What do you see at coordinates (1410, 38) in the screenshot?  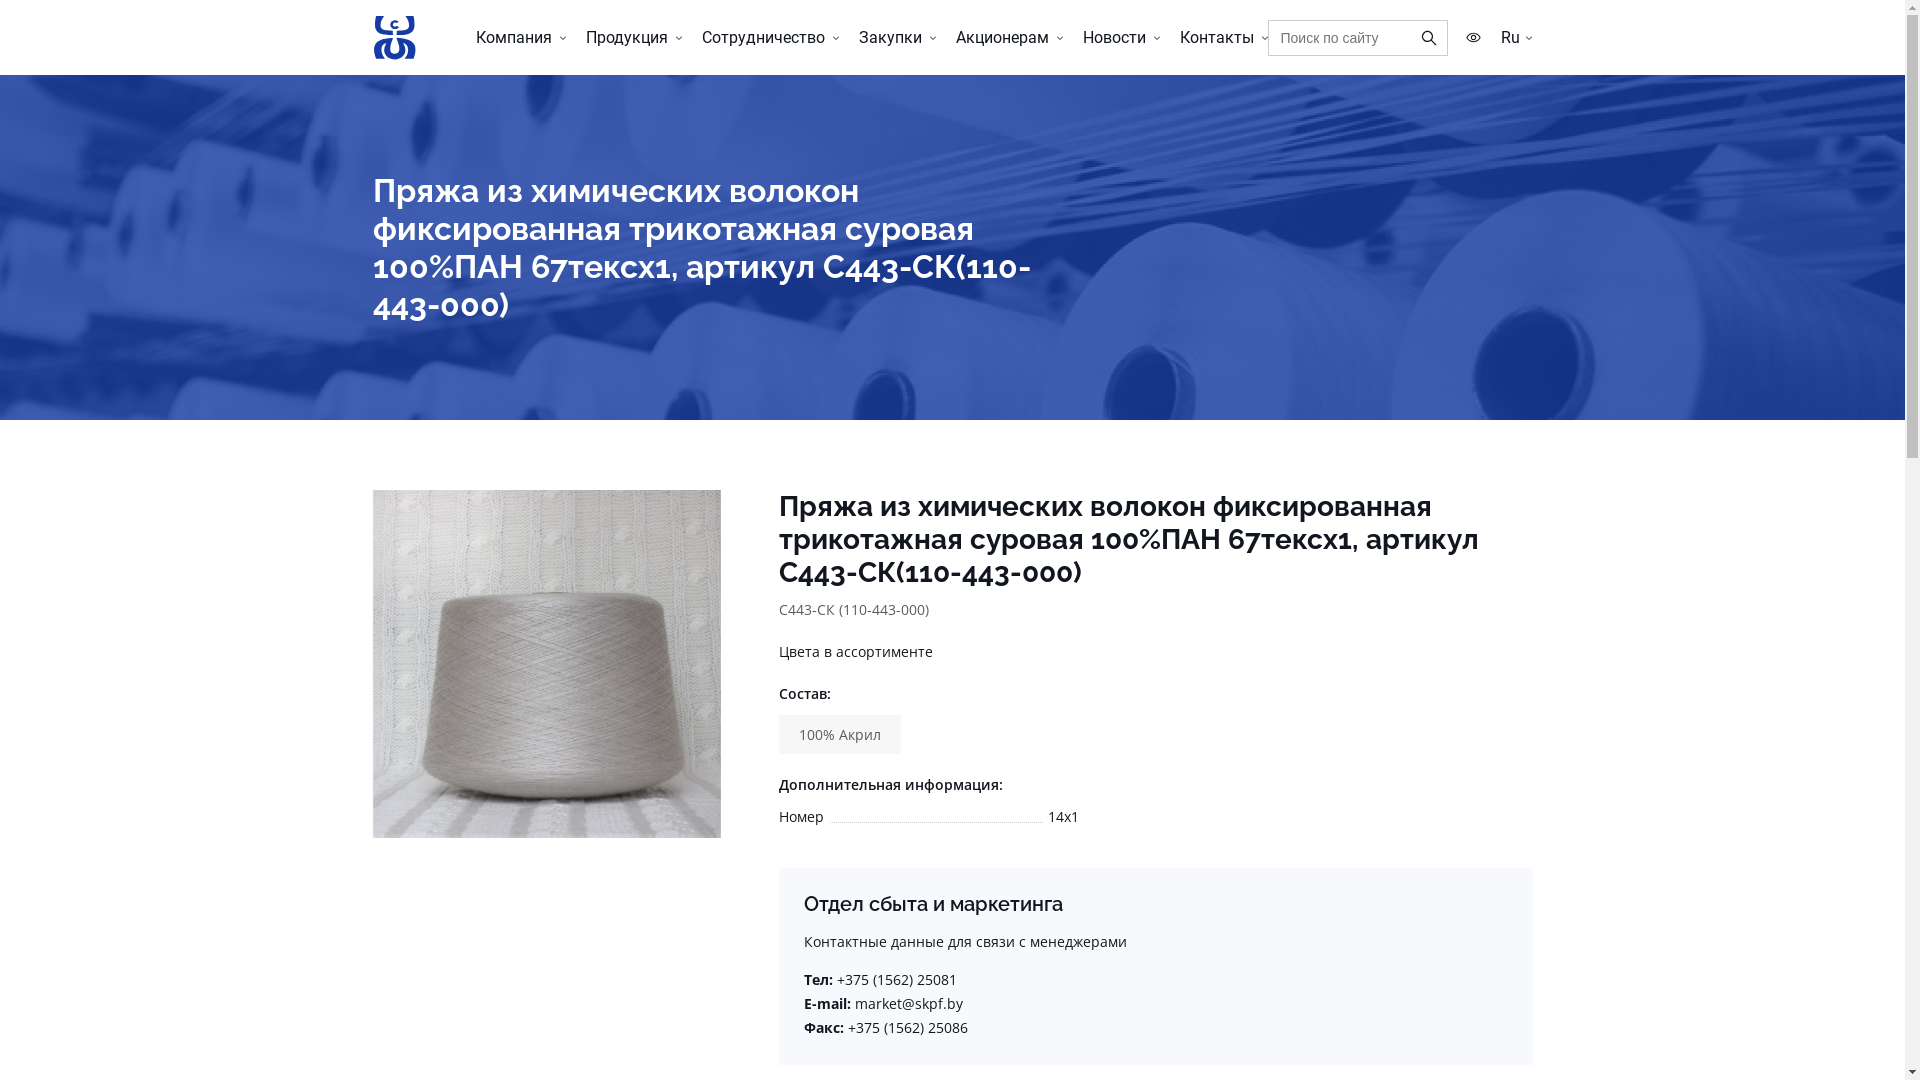 I see `'Search Button'` at bounding box center [1410, 38].